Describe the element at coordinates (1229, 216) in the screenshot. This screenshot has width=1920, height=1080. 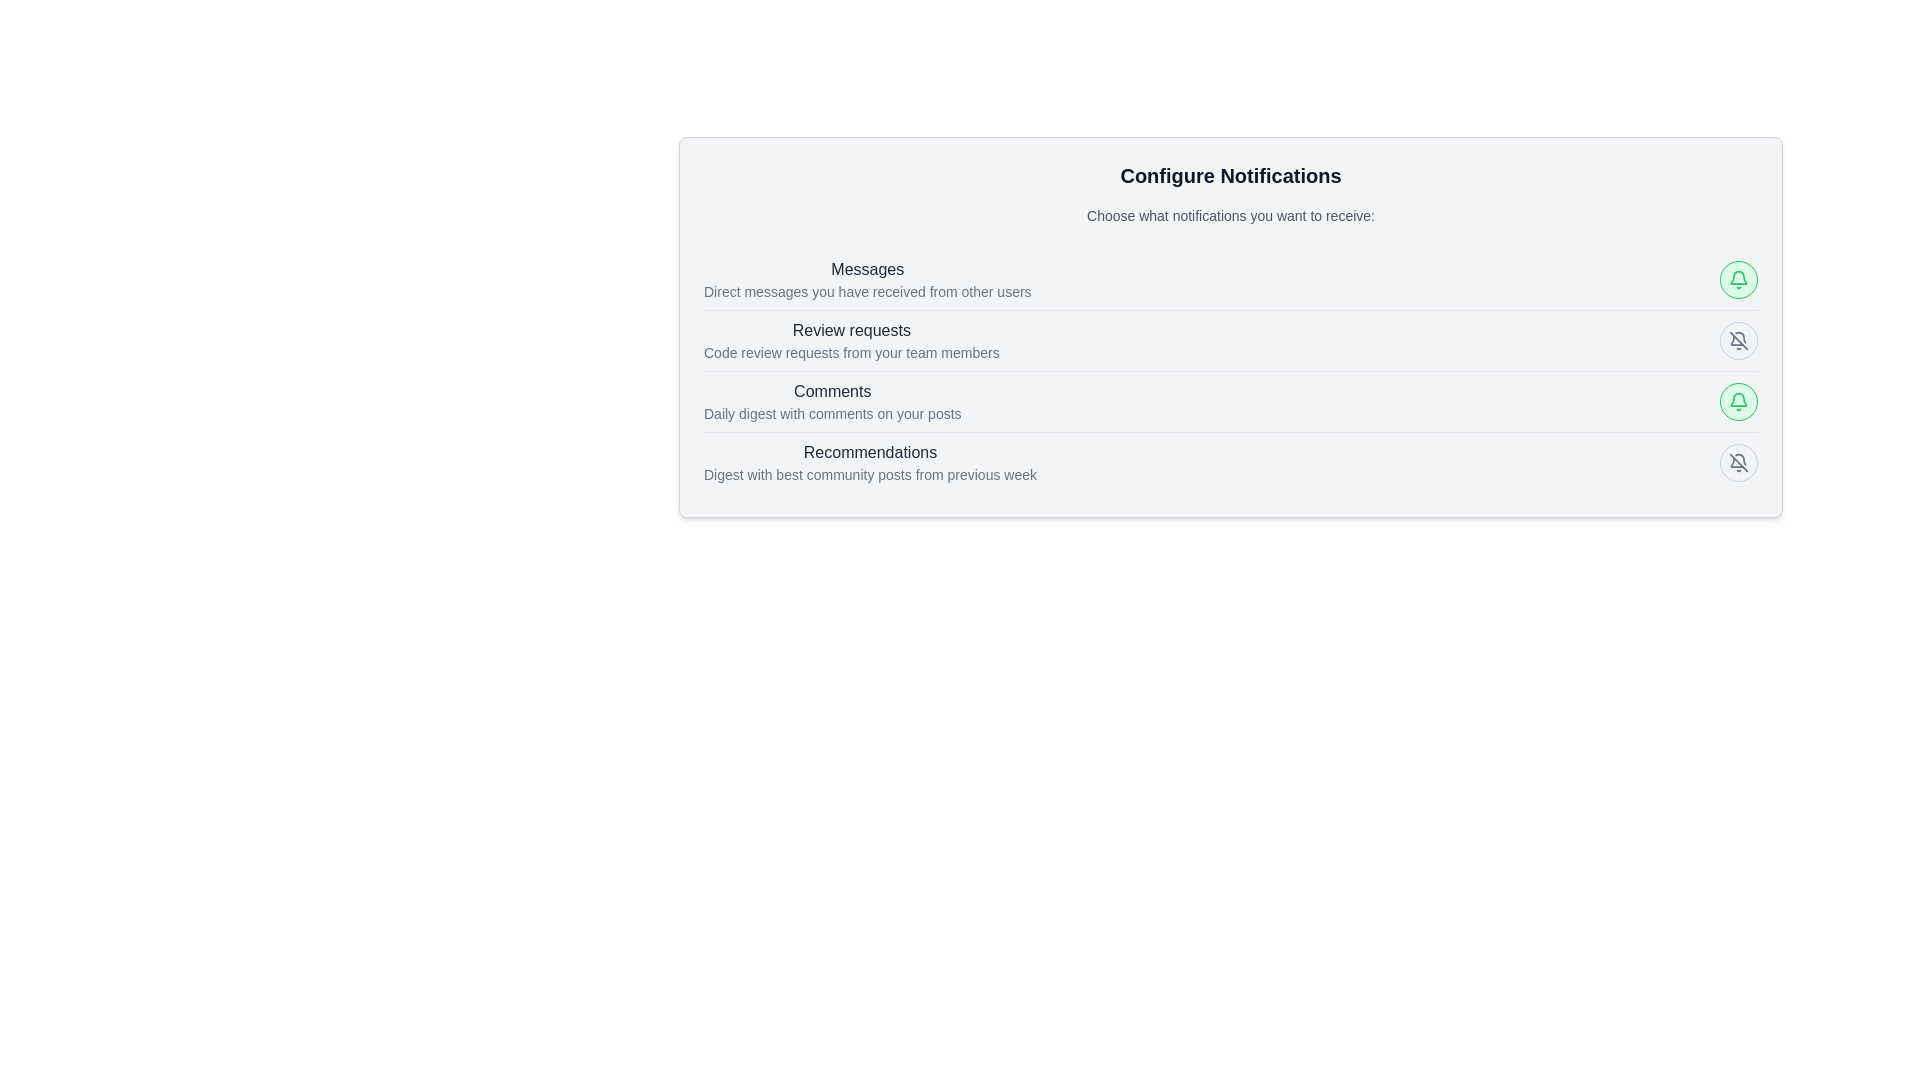
I see `text block that contains the phrase 'Choose what notifications you want to receive:', which is styled in a smaller gray font and positioned below the title 'Configure Notifications'` at that location.